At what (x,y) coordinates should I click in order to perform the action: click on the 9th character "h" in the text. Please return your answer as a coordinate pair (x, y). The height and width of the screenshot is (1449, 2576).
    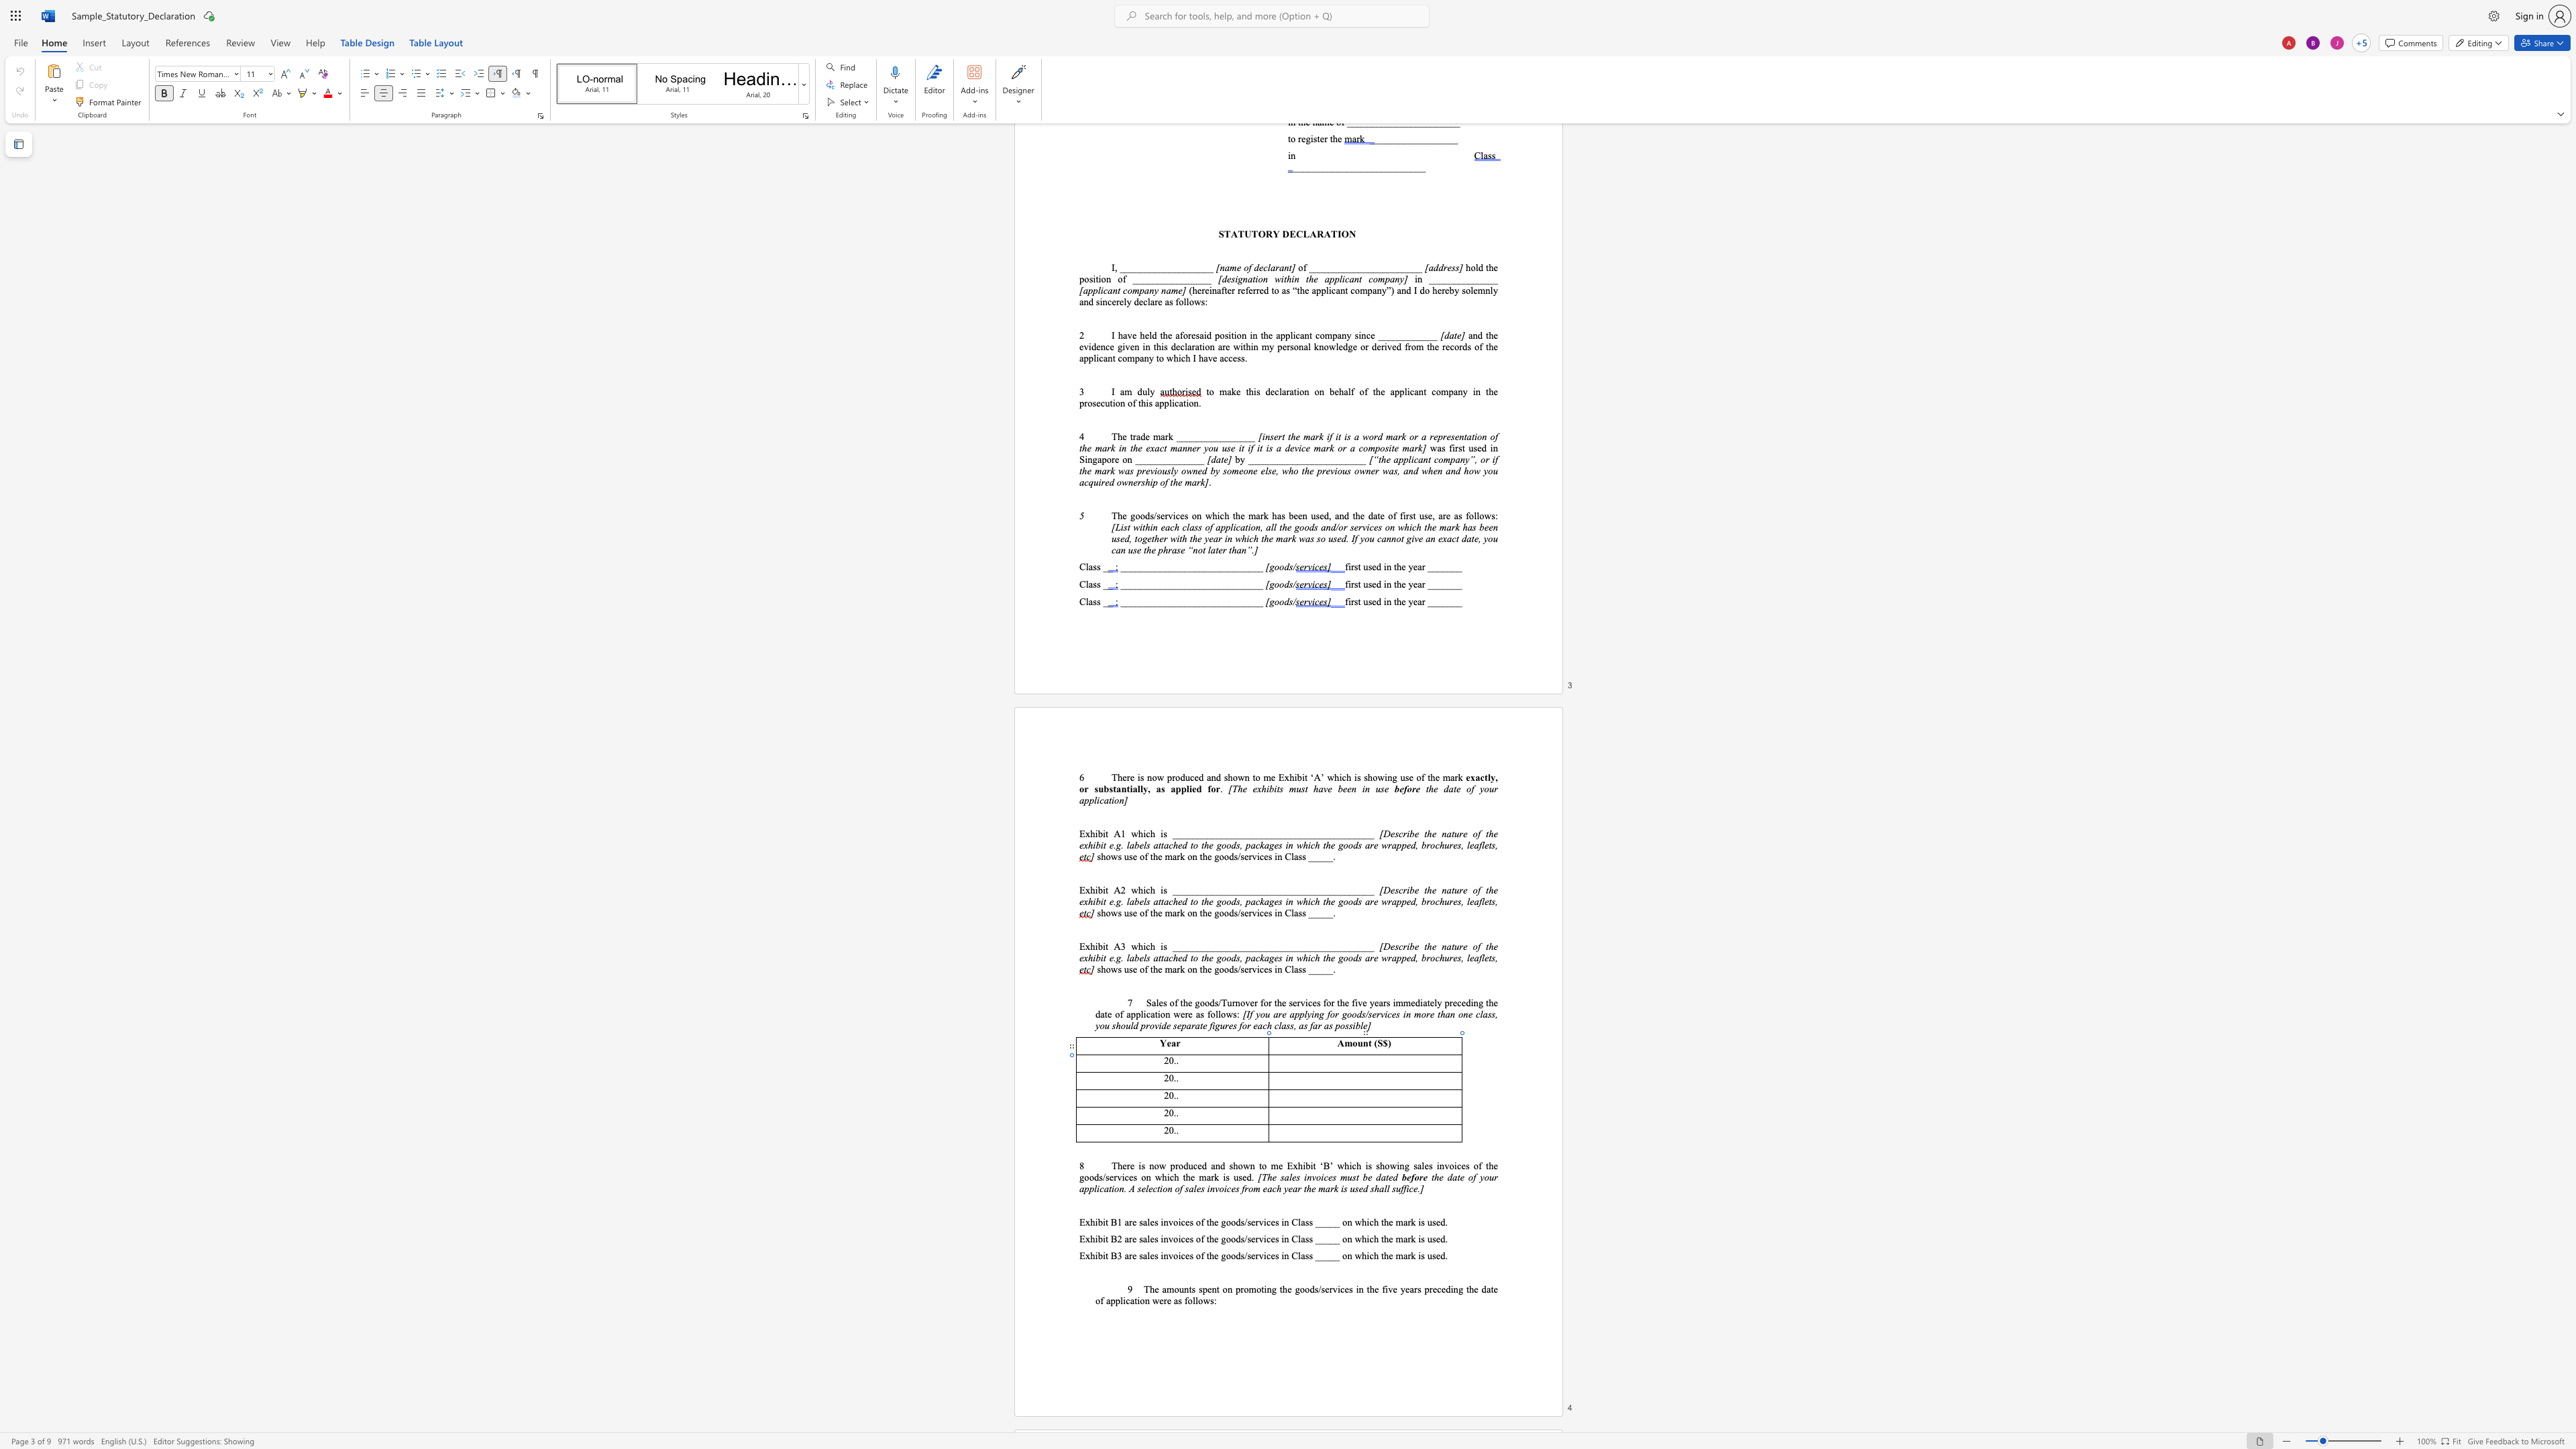
    Looking at the image, I should click on (1175, 1177).